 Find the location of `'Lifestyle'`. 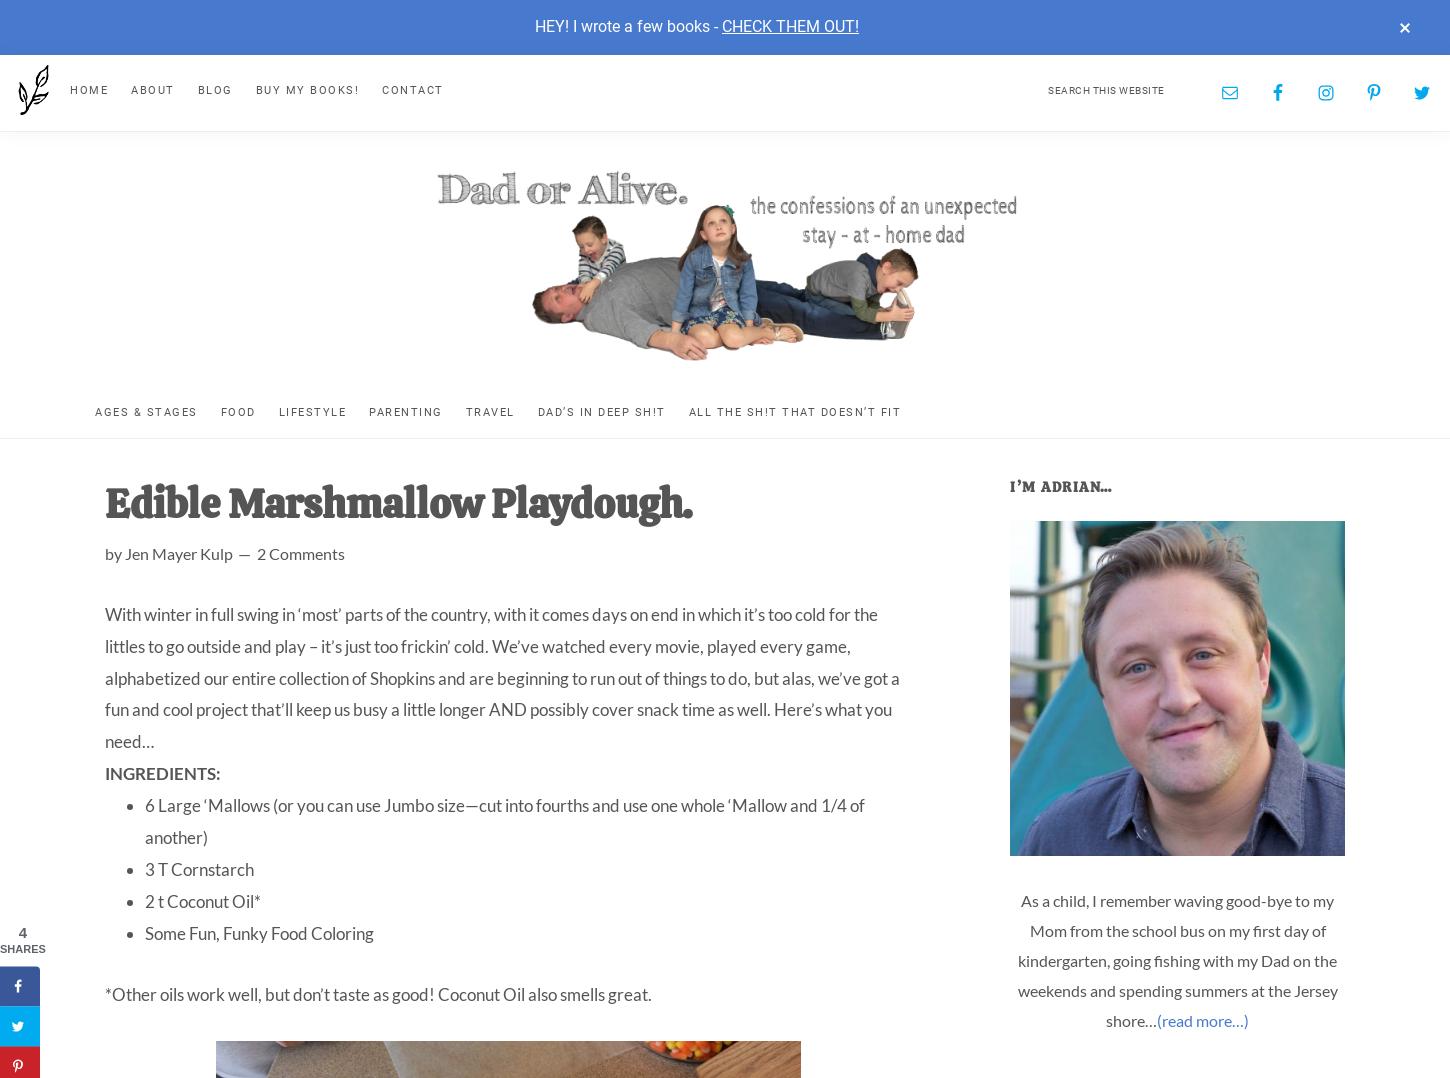

'Lifestyle' is located at coordinates (312, 410).